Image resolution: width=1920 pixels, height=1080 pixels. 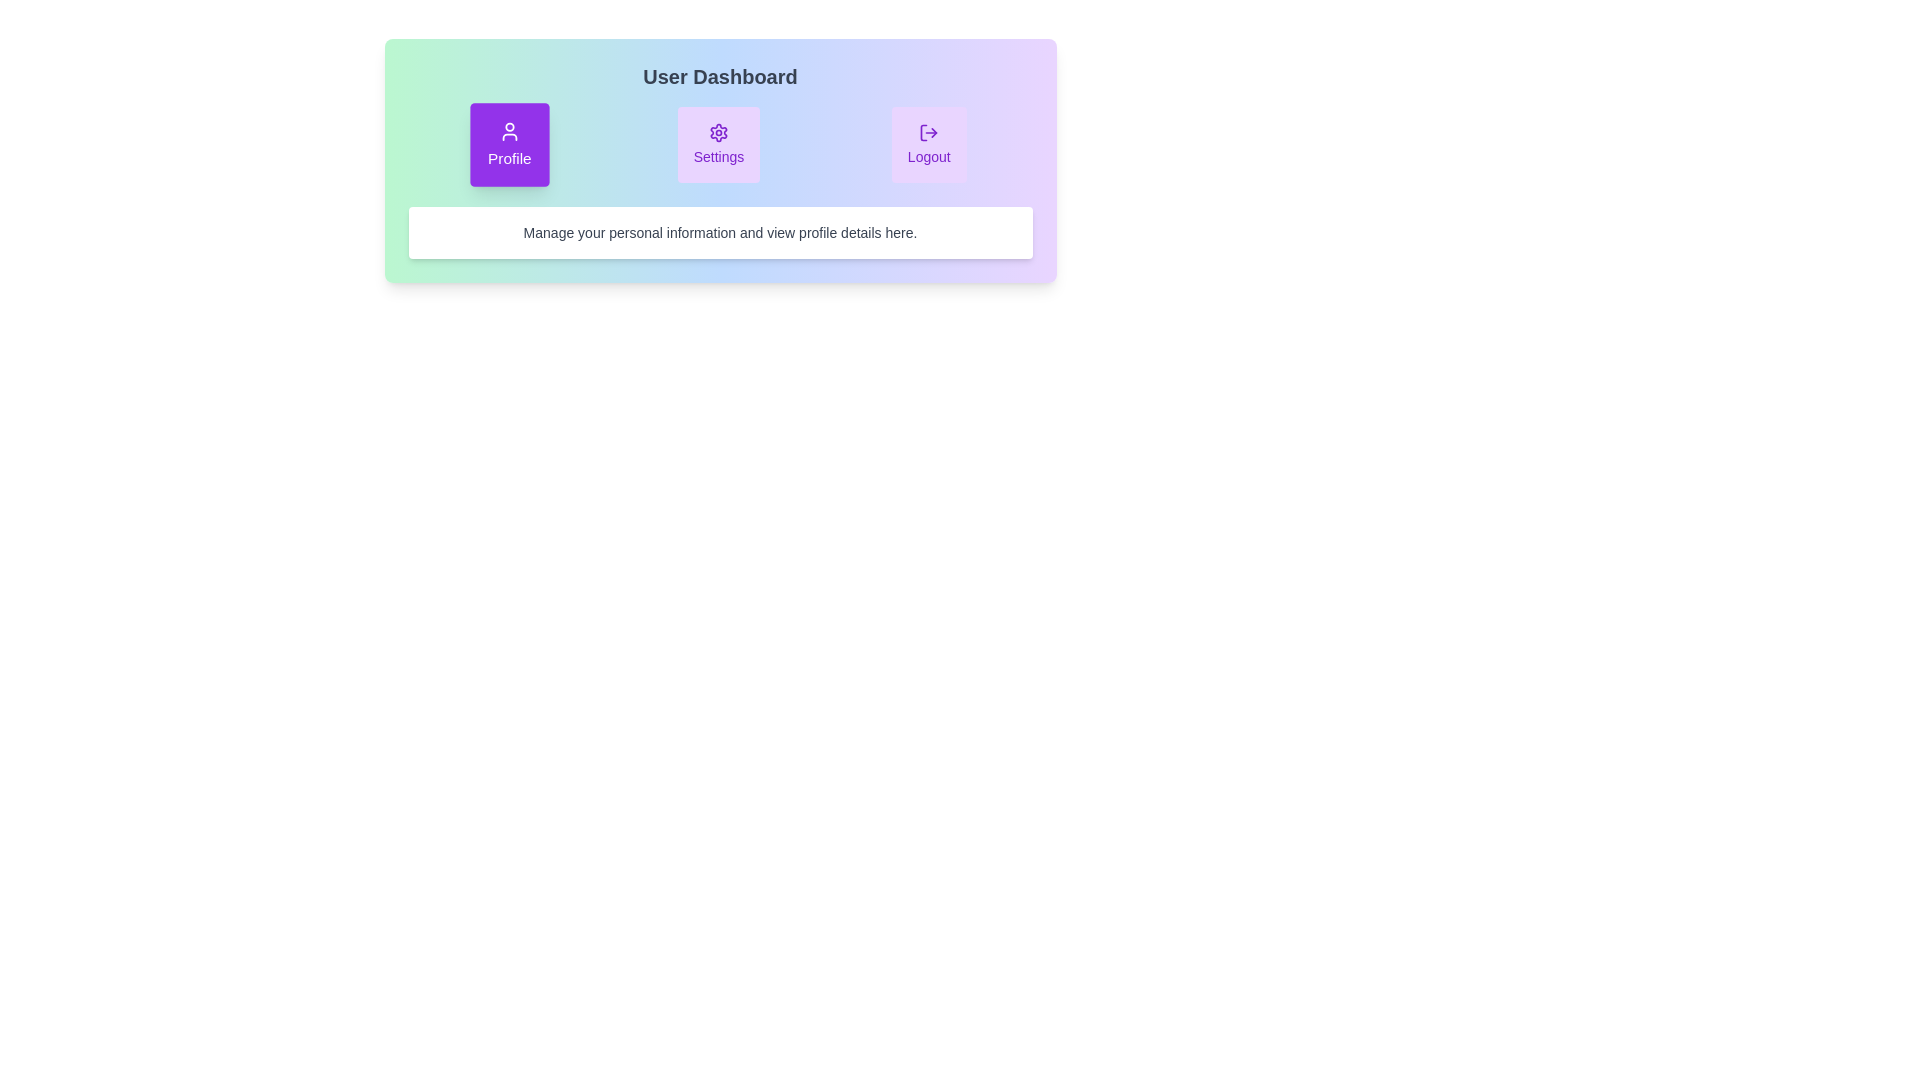 What do you see at coordinates (509, 144) in the screenshot?
I see `the Profile tab by clicking on it` at bounding box center [509, 144].